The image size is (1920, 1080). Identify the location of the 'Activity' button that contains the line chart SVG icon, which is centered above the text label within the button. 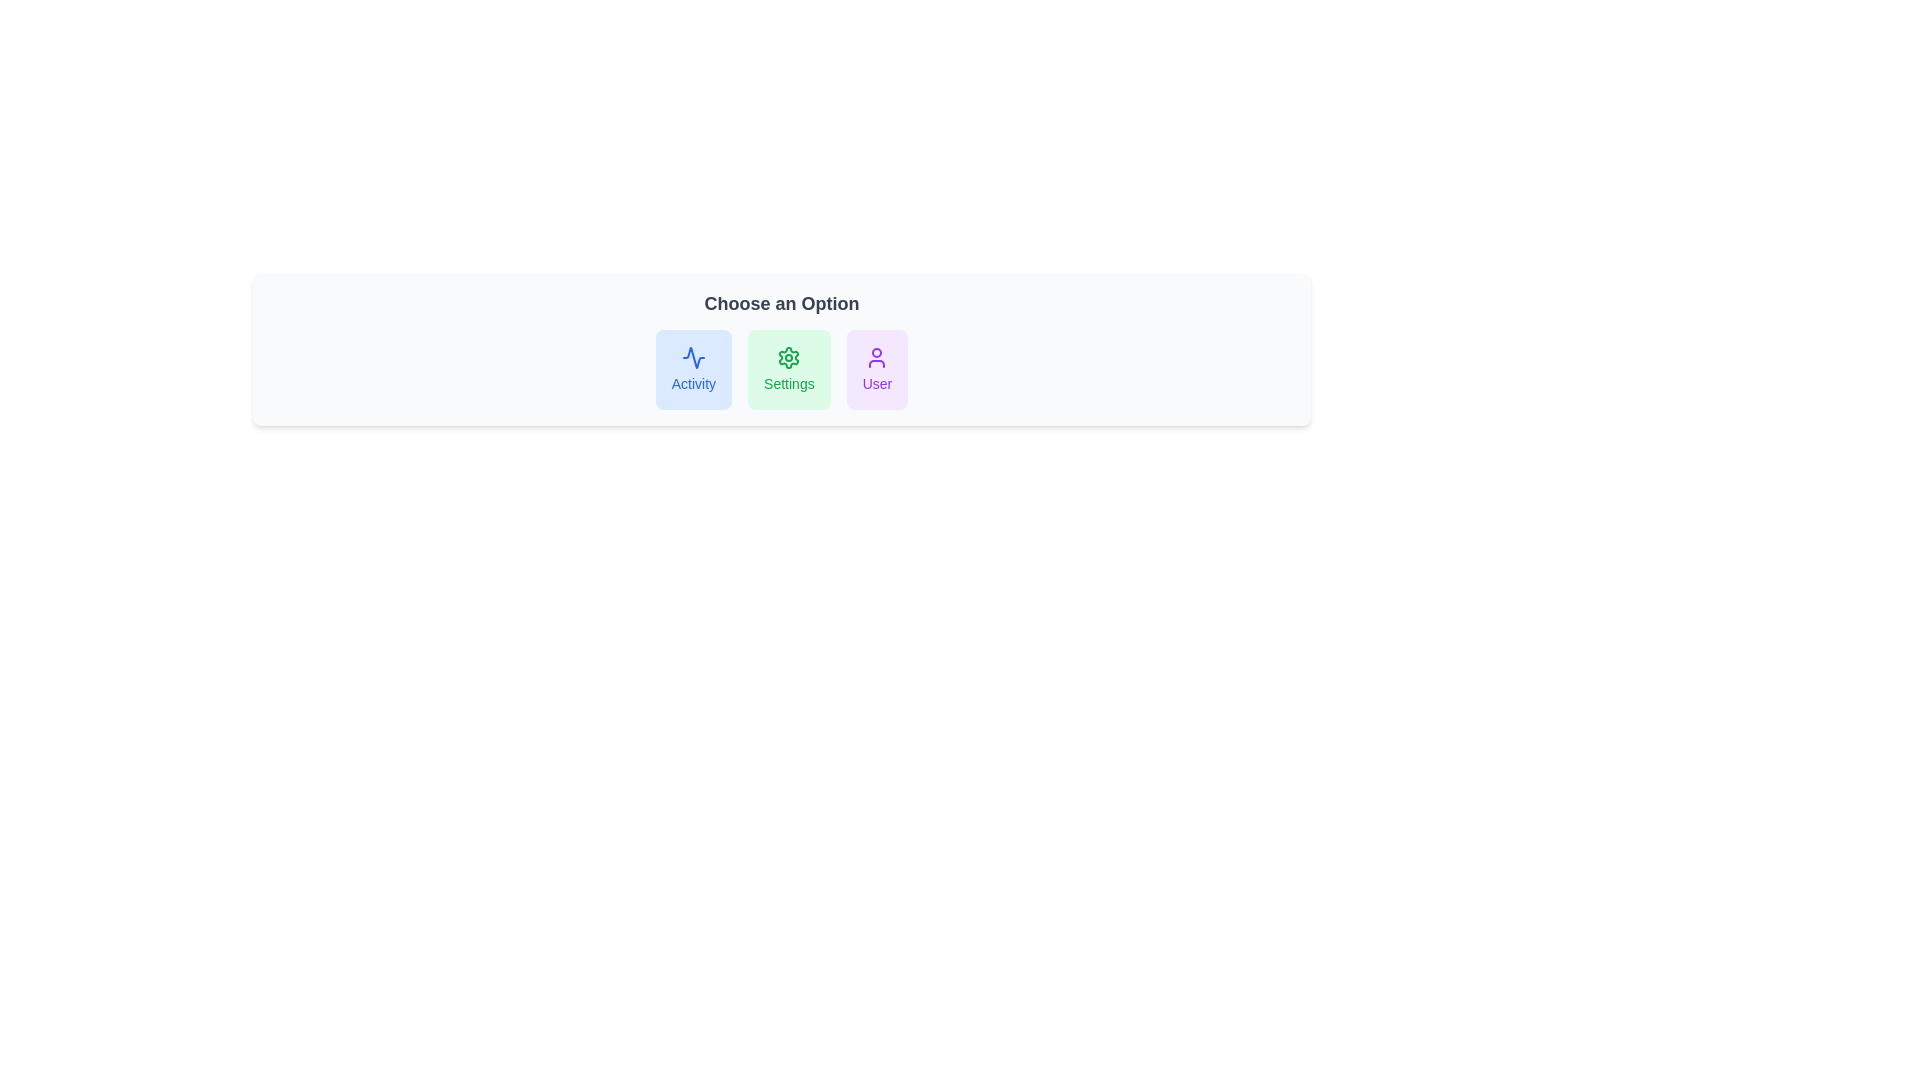
(693, 357).